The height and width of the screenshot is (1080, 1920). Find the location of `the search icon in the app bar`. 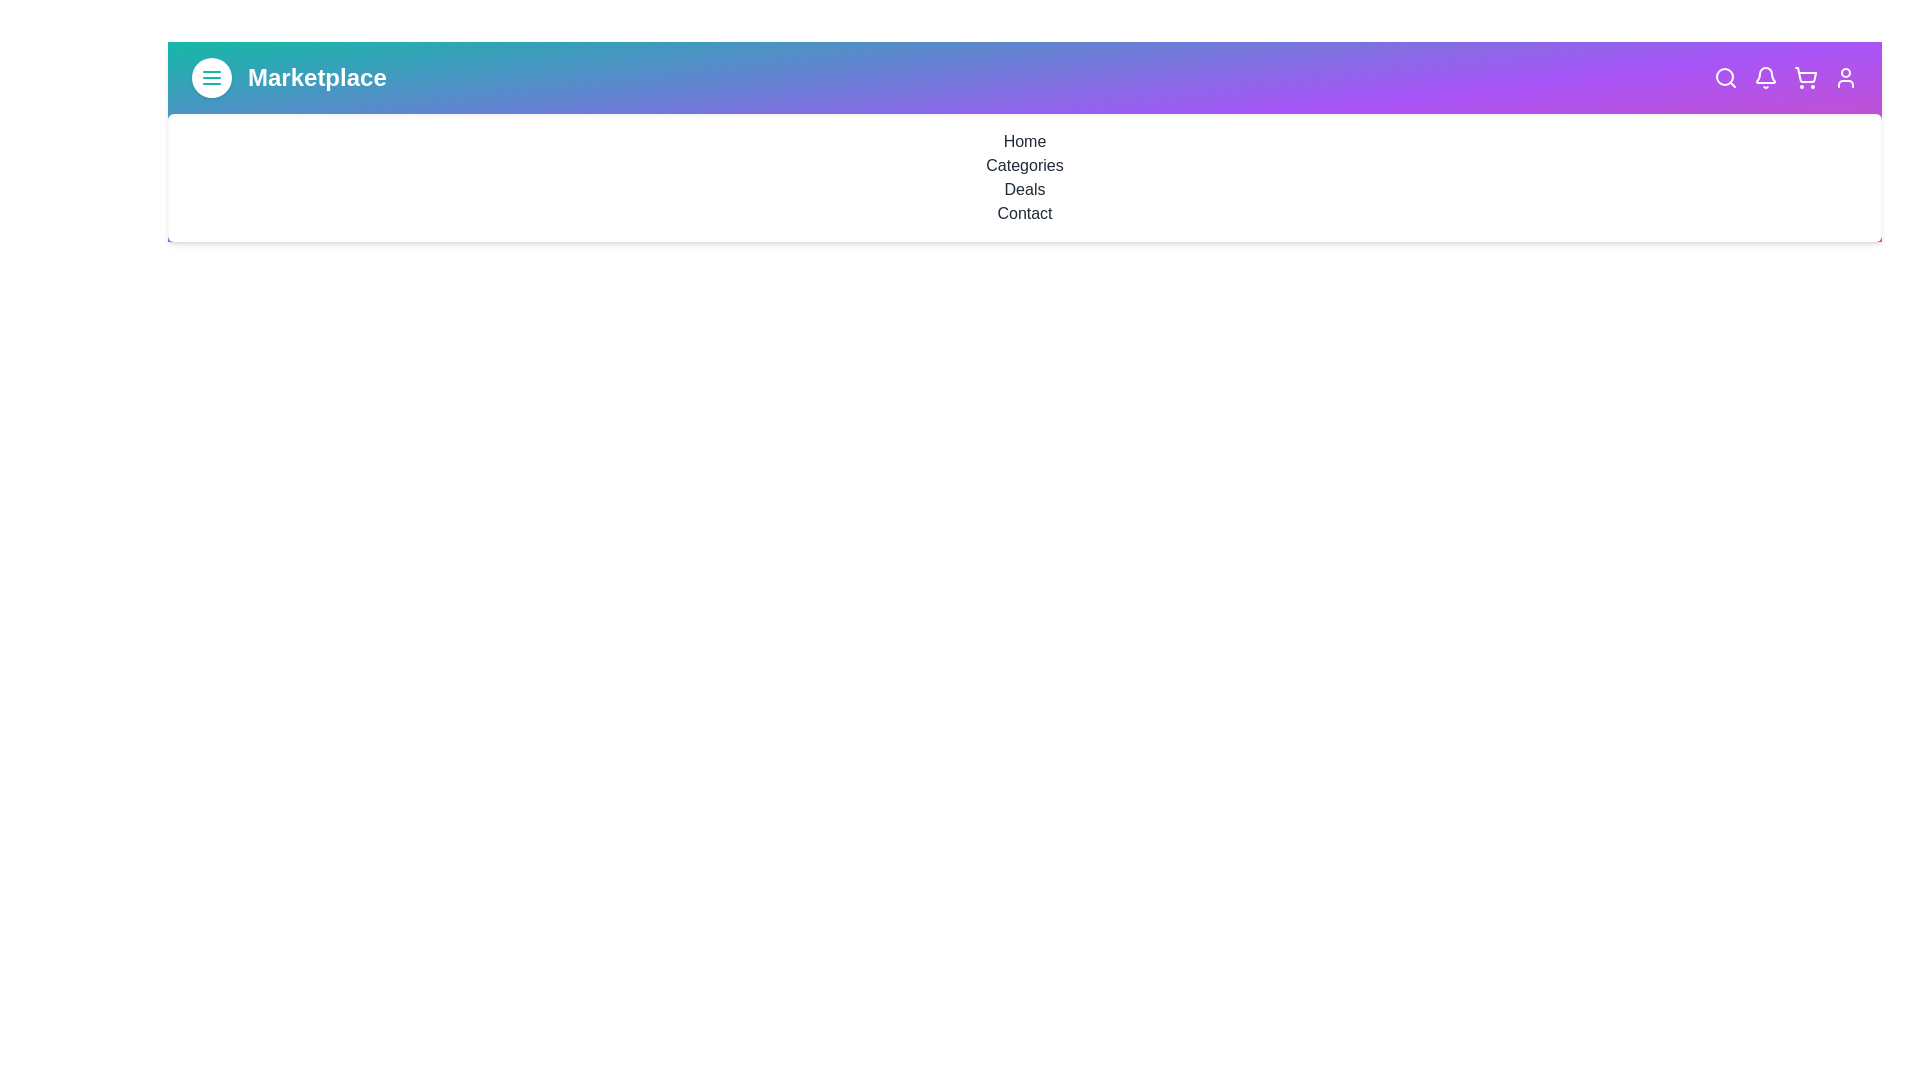

the search icon in the app bar is located at coordinates (1725, 76).